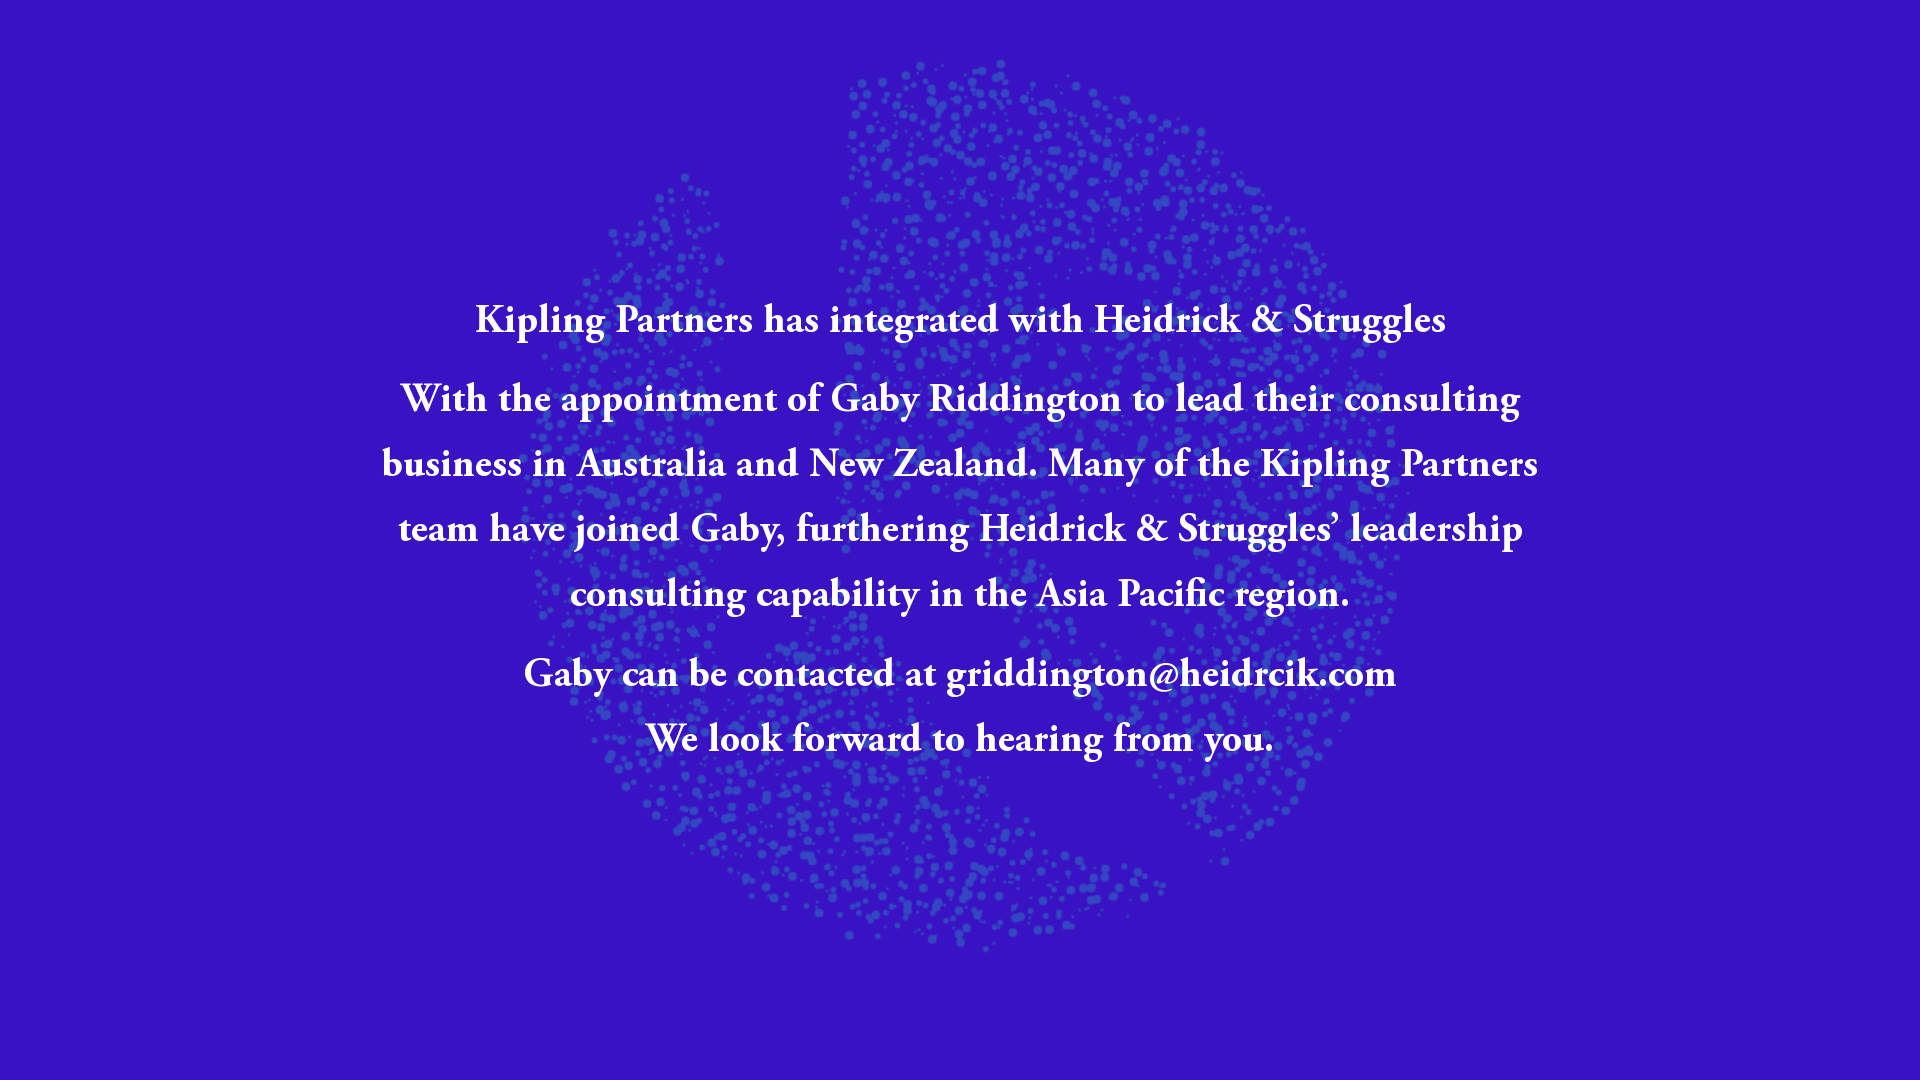 The width and height of the screenshot is (1920, 1080). Describe the element at coordinates (1171, 676) in the screenshot. I see `'griddington@heidrcik.com'` at that location.